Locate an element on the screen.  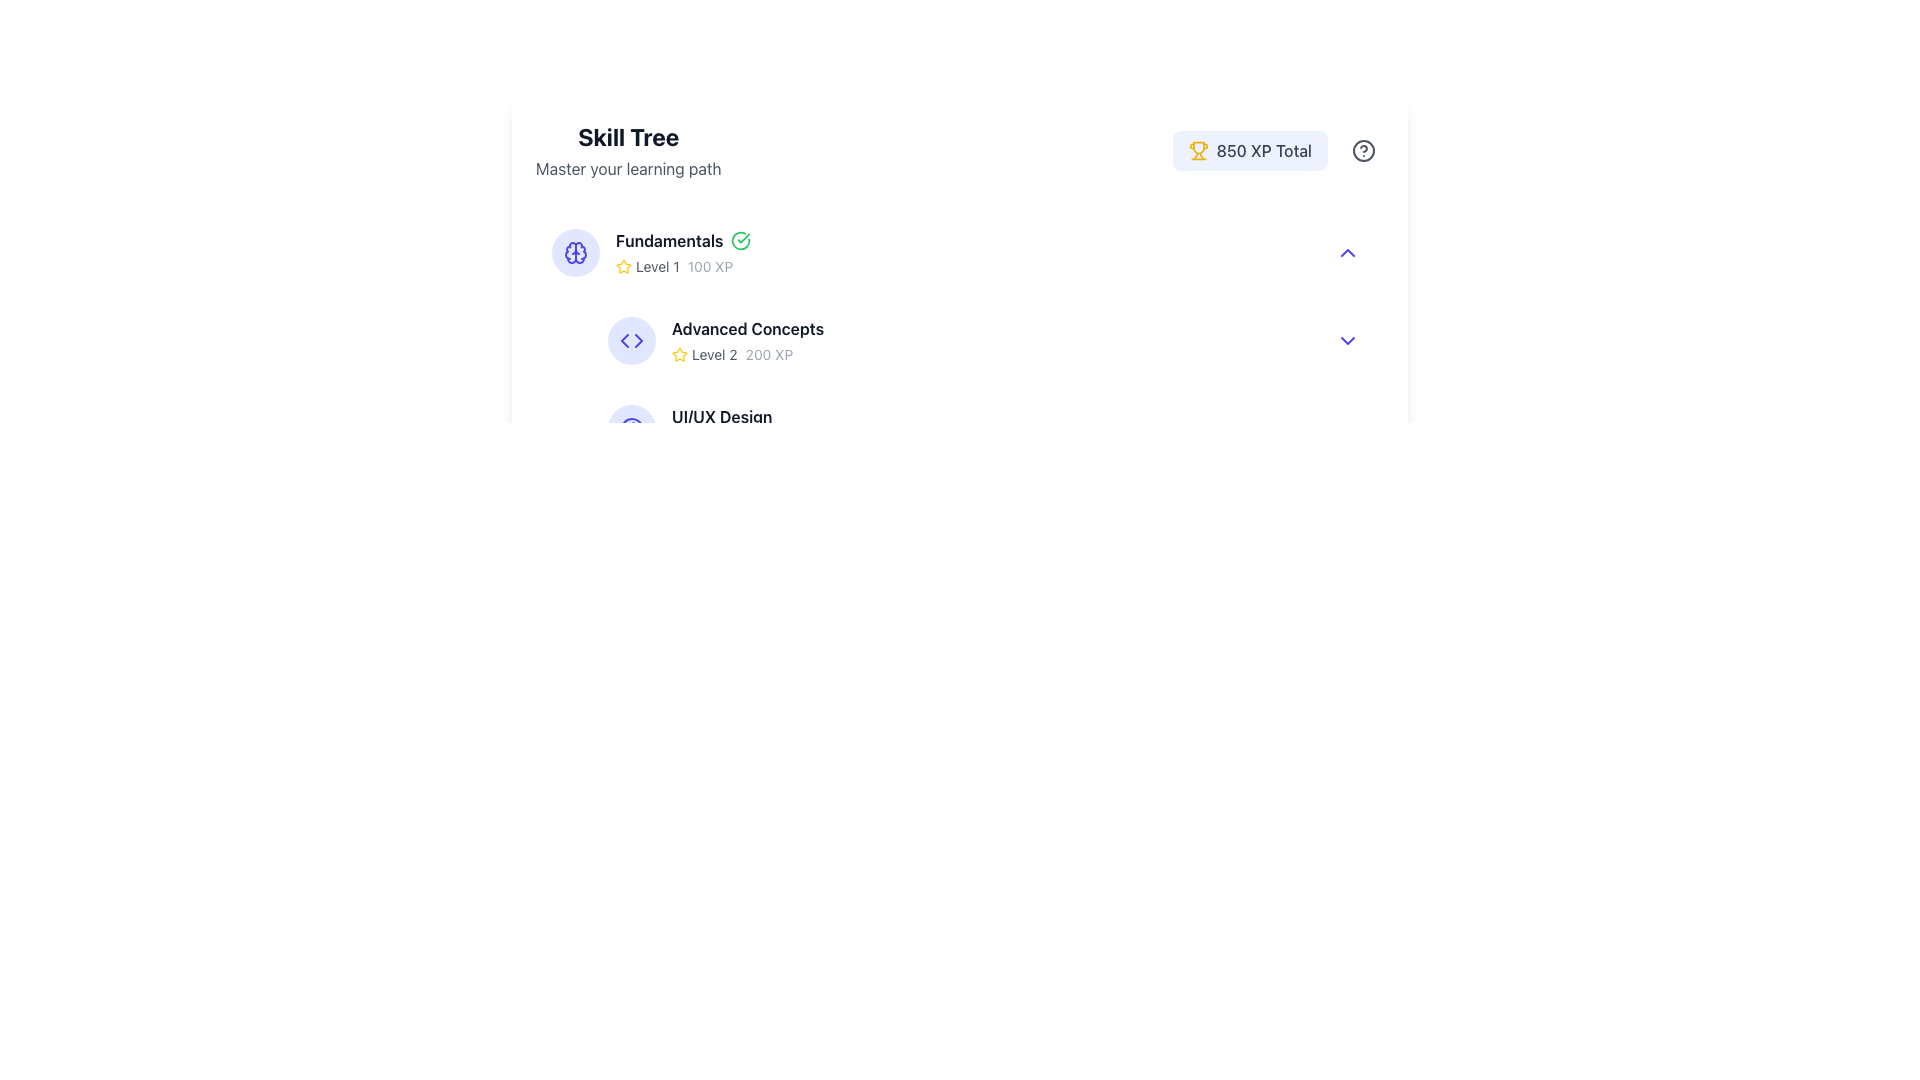
the textual label displaying experience points (XP) that is positioned to the right of 'Level 1' and aligned horizontally with it is located at coordinates (710, 265).